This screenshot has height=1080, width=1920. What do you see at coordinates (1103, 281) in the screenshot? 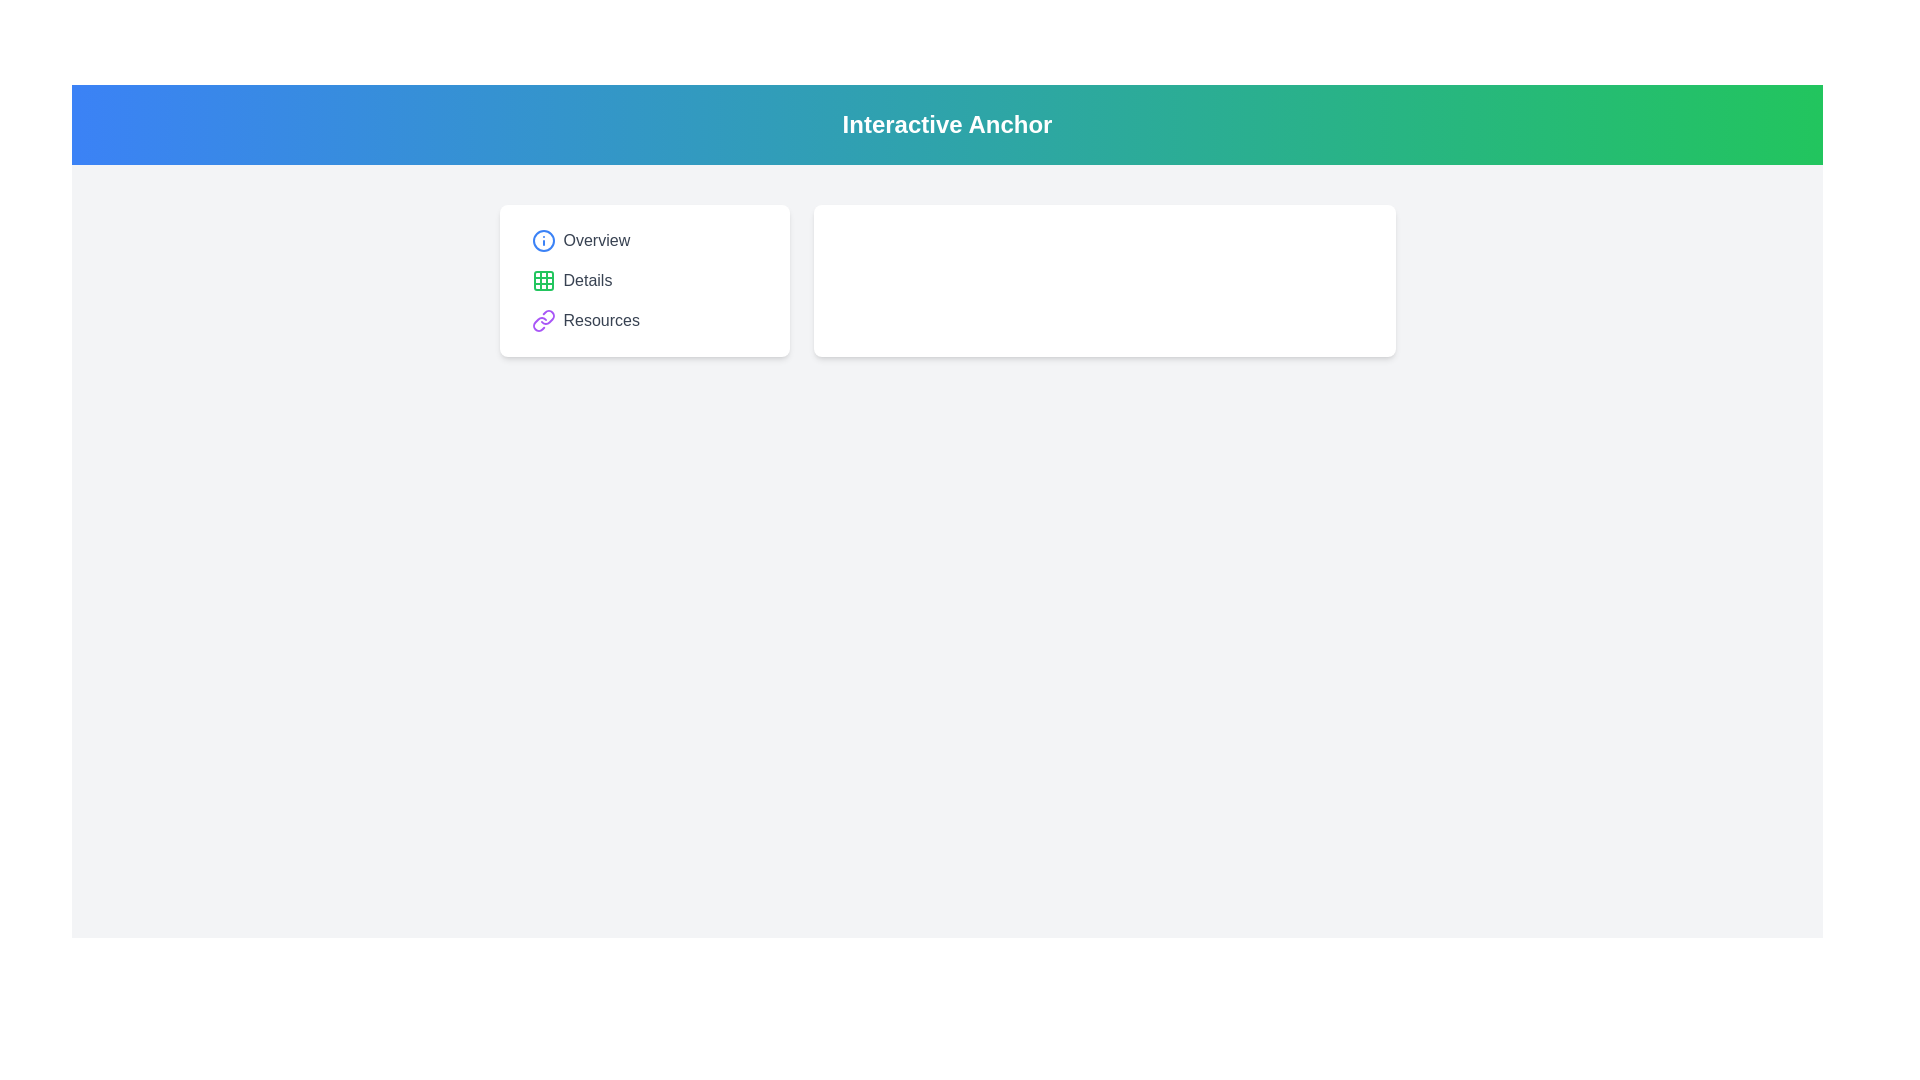
I see `the elements contained within the white rectangular box with rounded corners located in the right section of the interface, adjacent to the left section containing 'Overview', 'Details', and 'Resources'` at bounding box center [1103, 281].